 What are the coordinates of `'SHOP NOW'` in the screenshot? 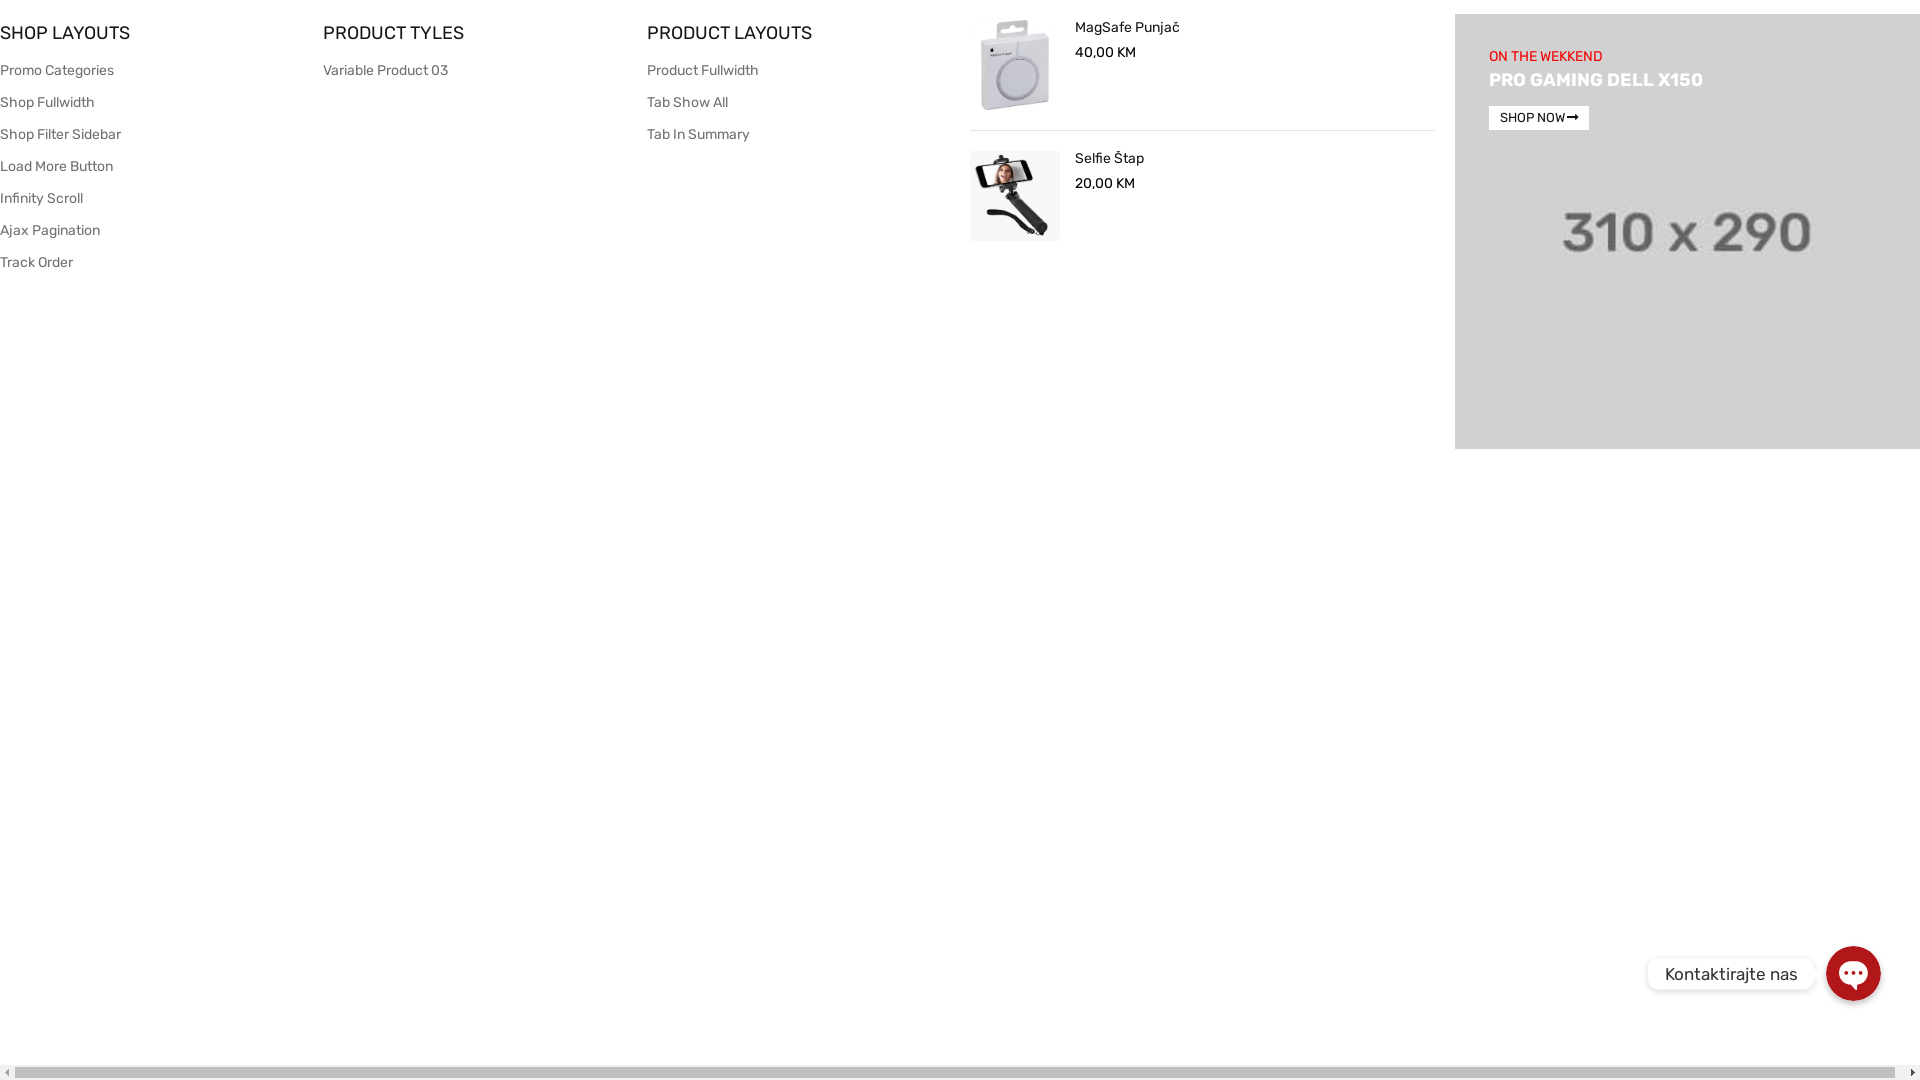 It's located at (1538, 118).